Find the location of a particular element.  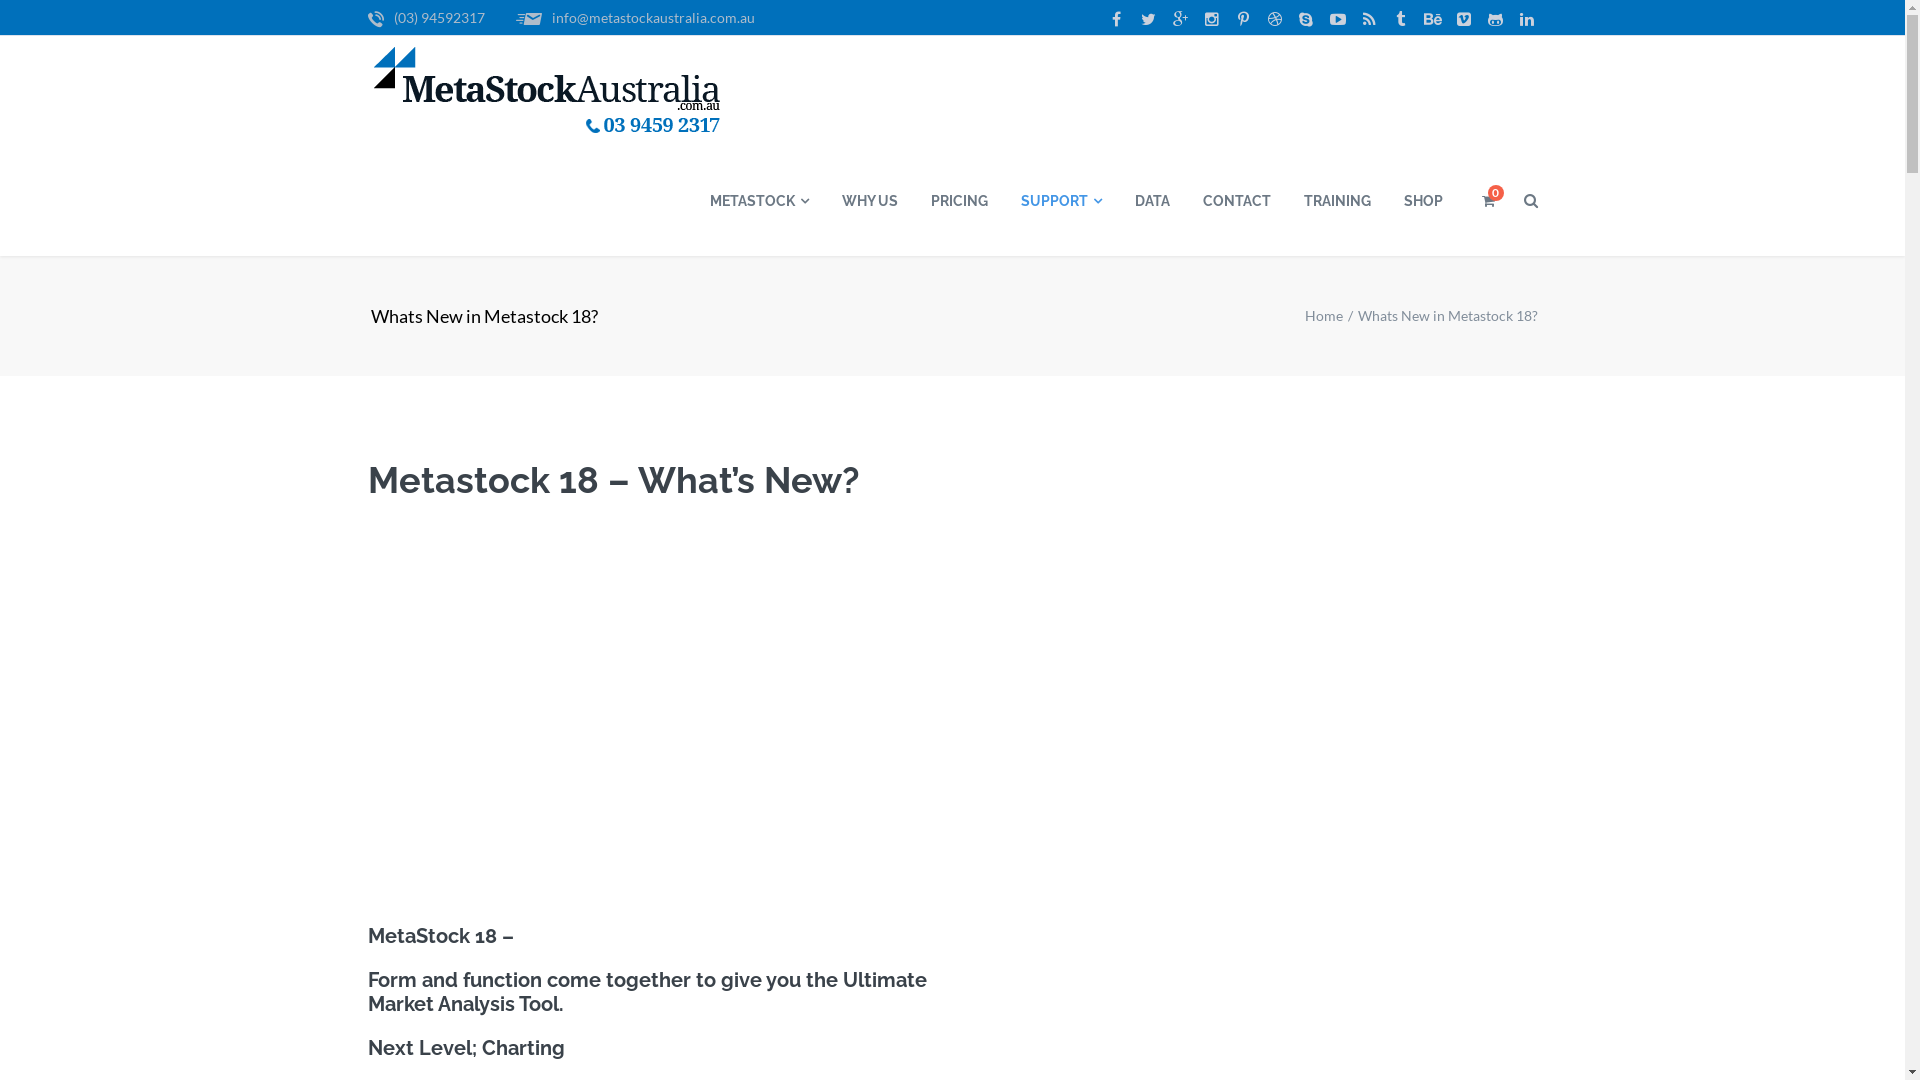

'METASTOCK' is located at coordinates (691, 200).